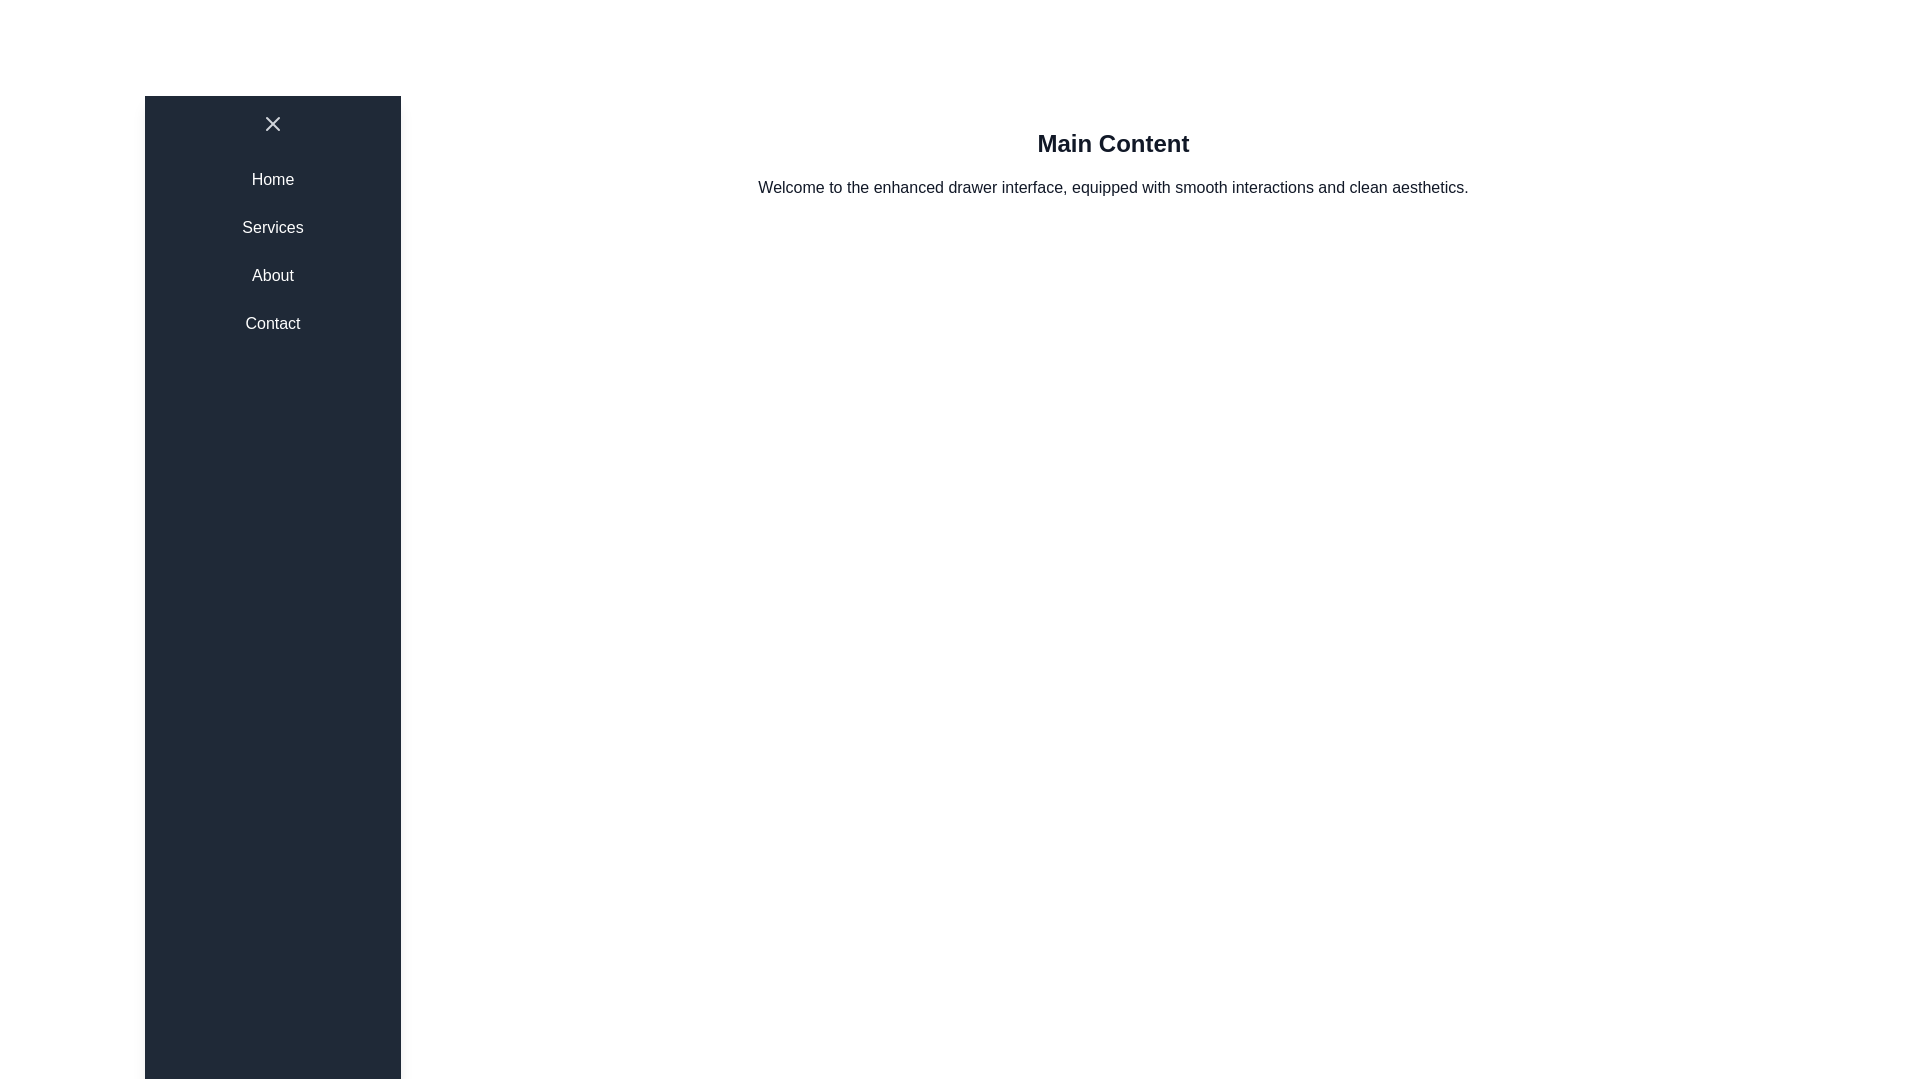 Image resolution: width=1920 pixels, height=1080 pixels. What do you see at coordinates (1112, 188) in the screenshot?
I see `the text block that contains 'Welcome to the enhanced drawer interface, equipped with smooth interactions and clean aesthetics.', which is located beneath the bold heading 'Main Content'` at bounding box center [1112, 188].